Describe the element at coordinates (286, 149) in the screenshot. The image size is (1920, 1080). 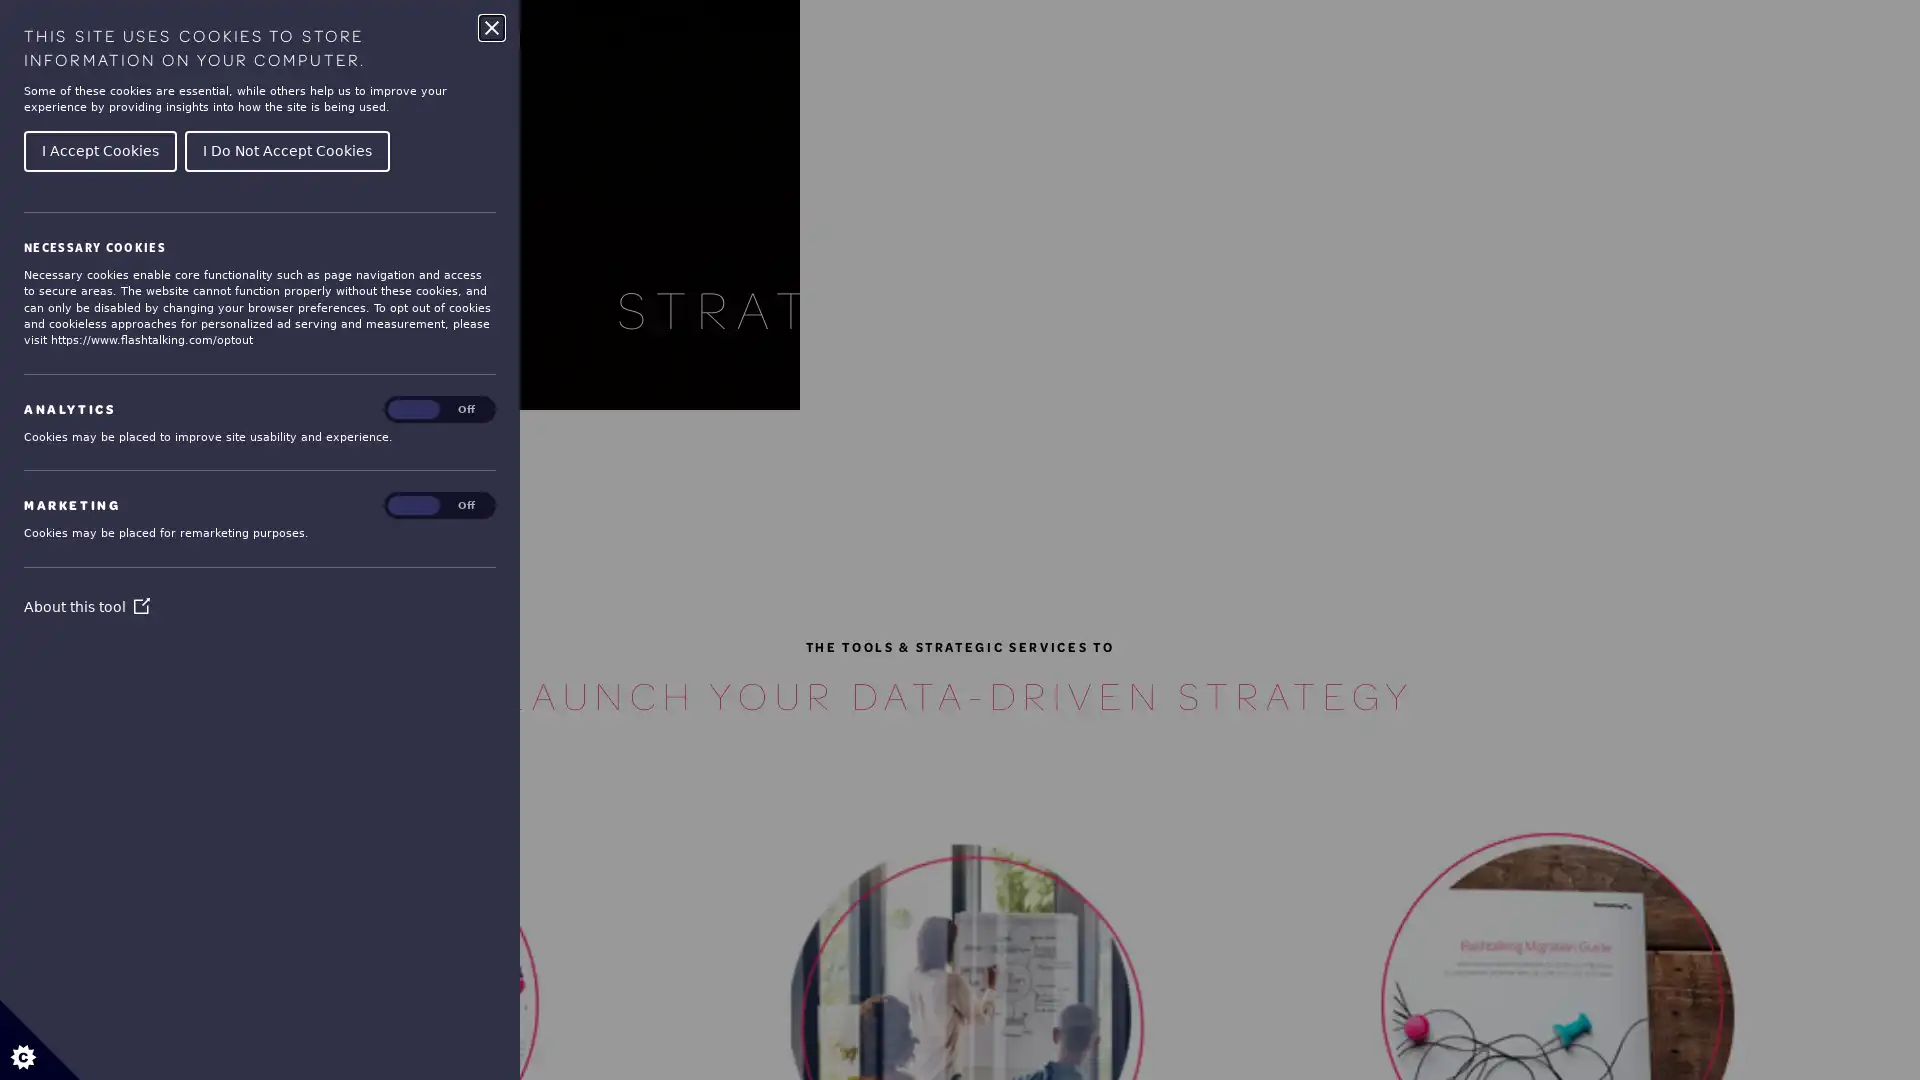
I see `I Do Not Accept Cookies` at that location.